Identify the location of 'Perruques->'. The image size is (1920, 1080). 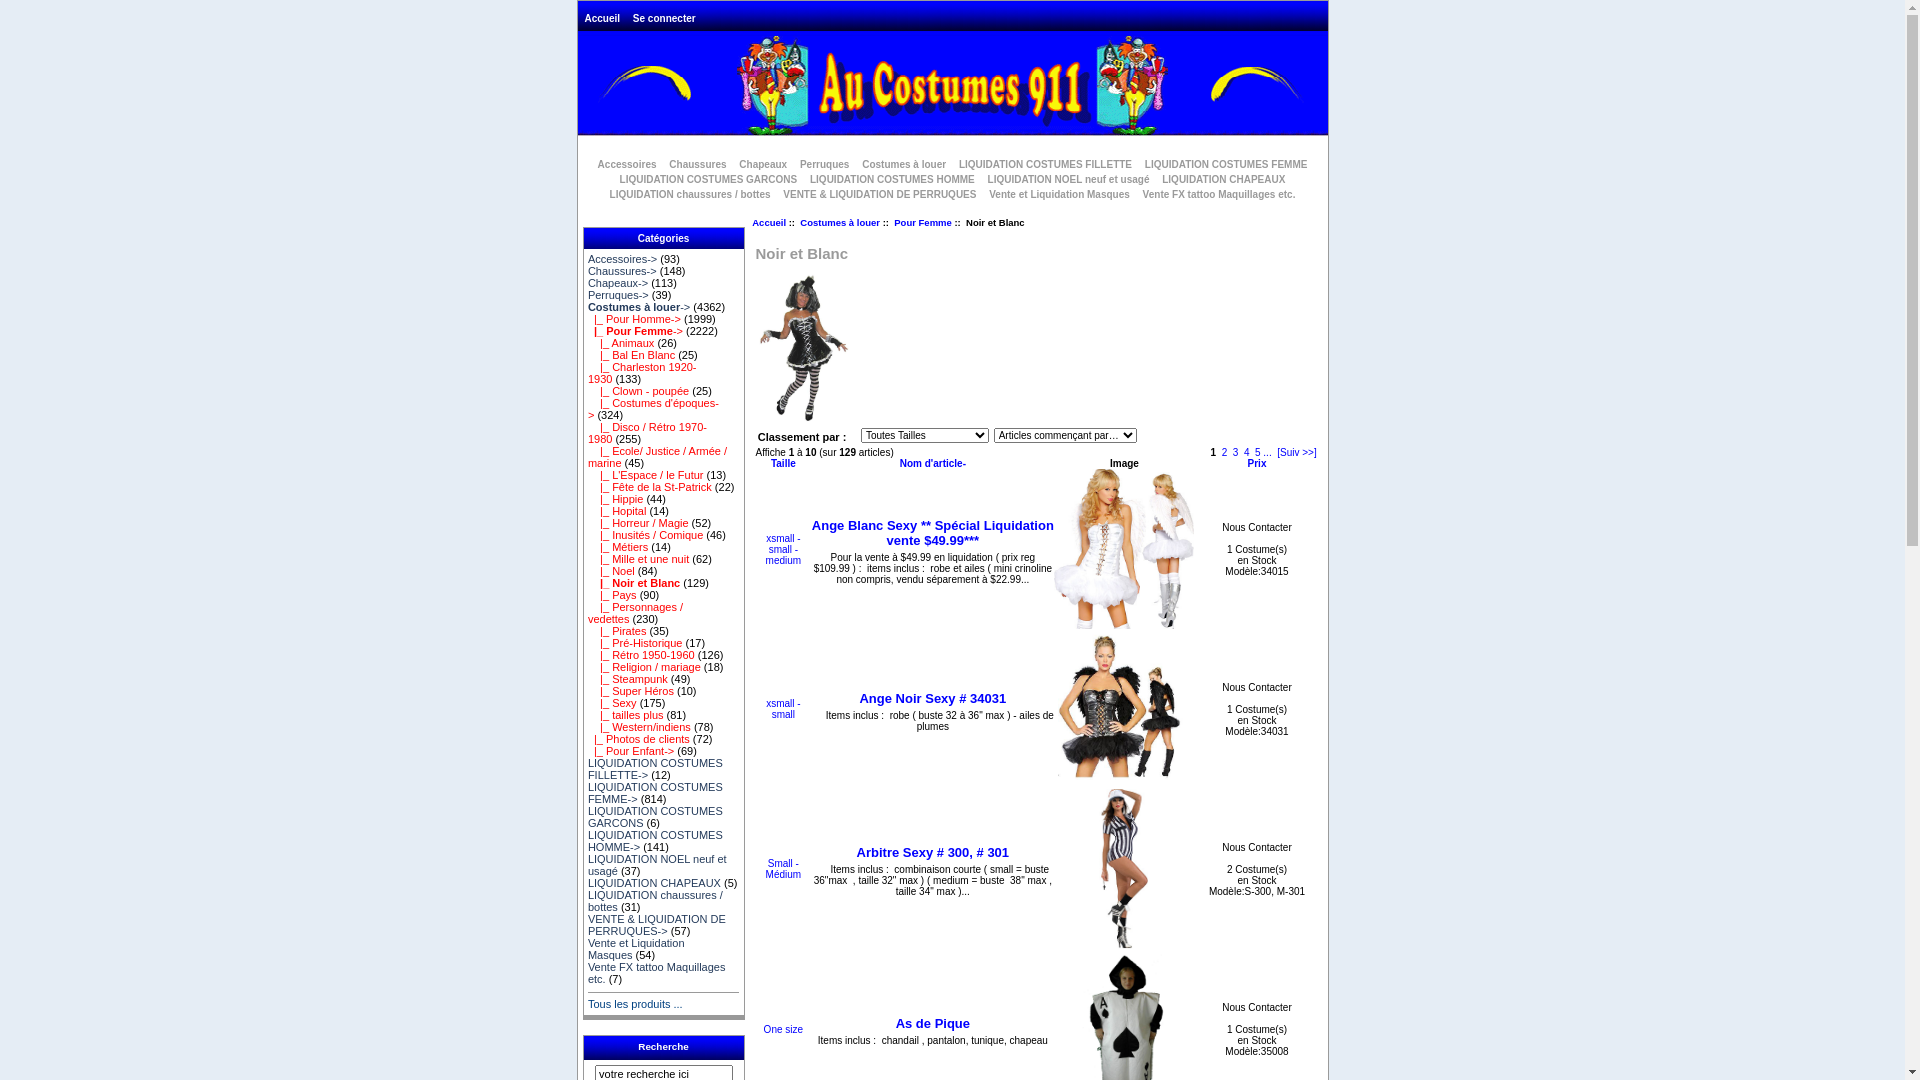
(617, 294).